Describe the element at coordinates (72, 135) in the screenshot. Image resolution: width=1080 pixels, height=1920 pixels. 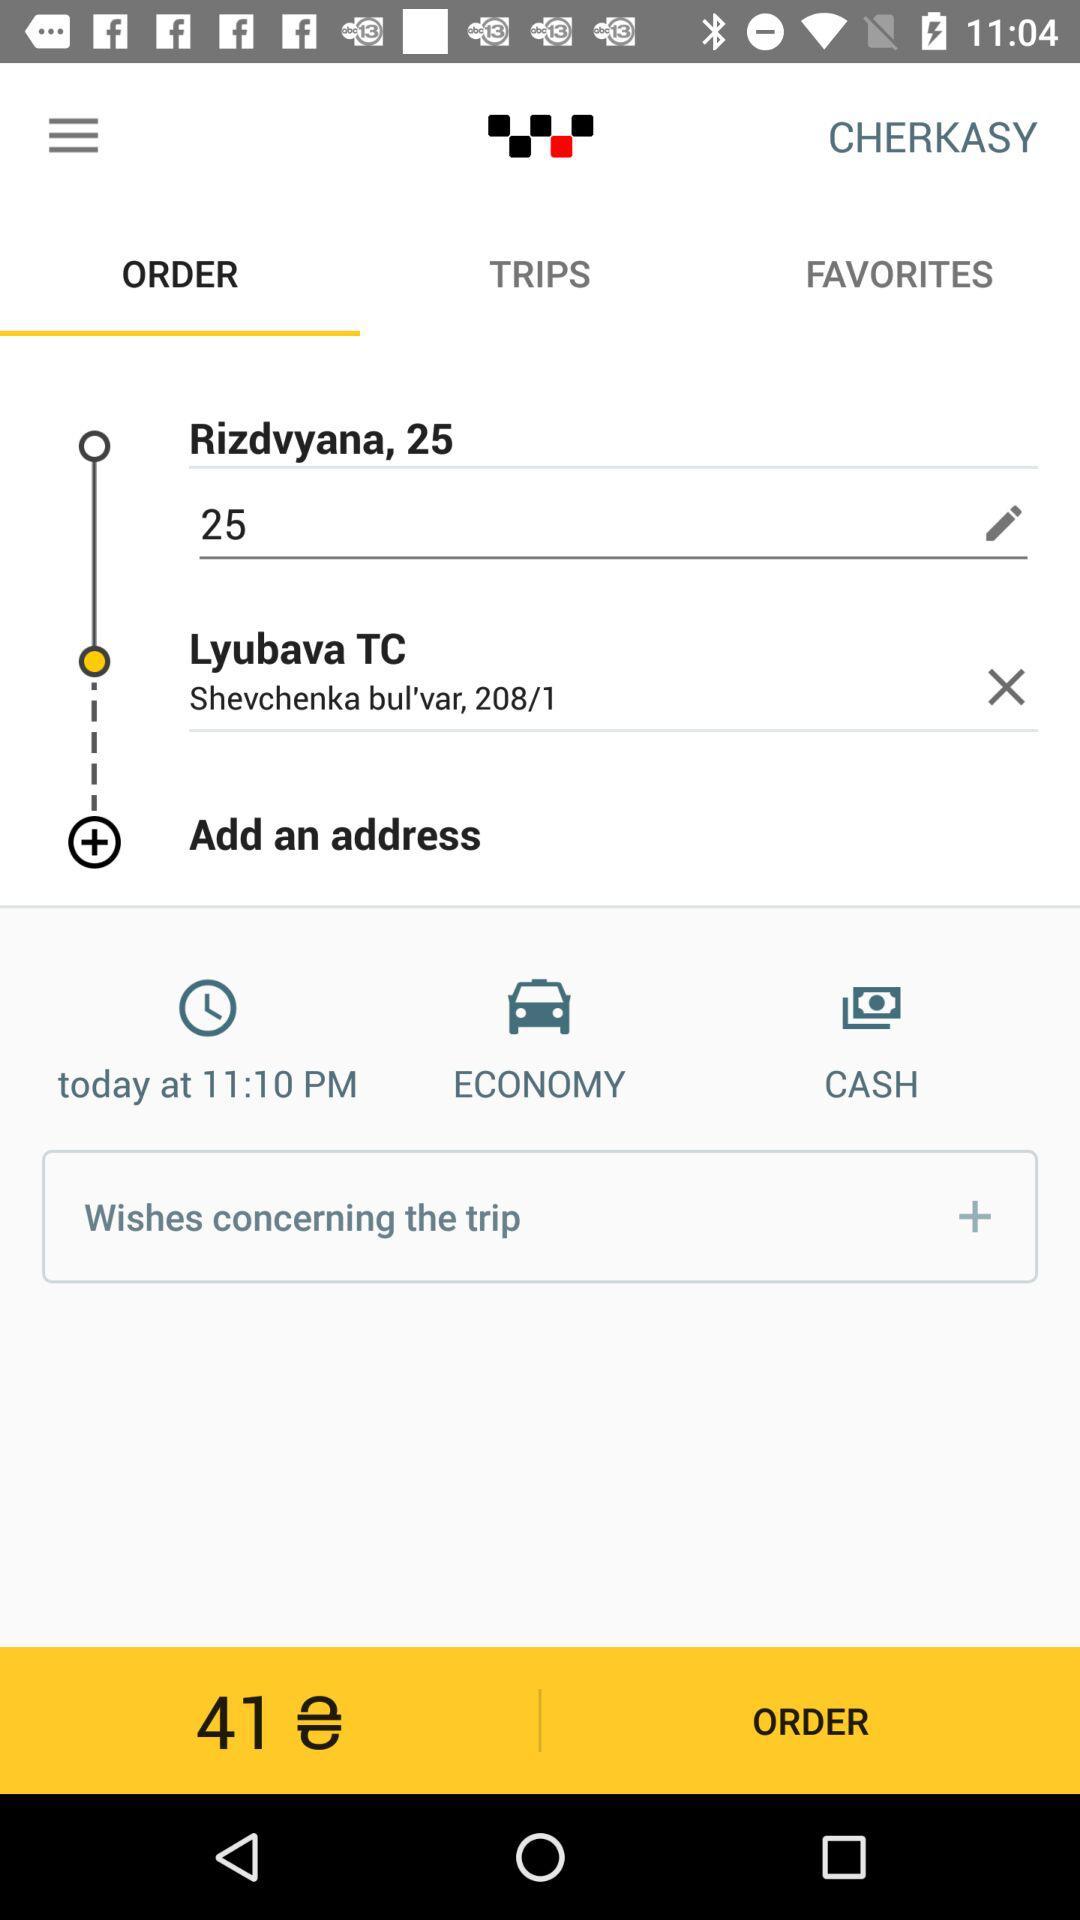
I see `icon above order item` at that location.